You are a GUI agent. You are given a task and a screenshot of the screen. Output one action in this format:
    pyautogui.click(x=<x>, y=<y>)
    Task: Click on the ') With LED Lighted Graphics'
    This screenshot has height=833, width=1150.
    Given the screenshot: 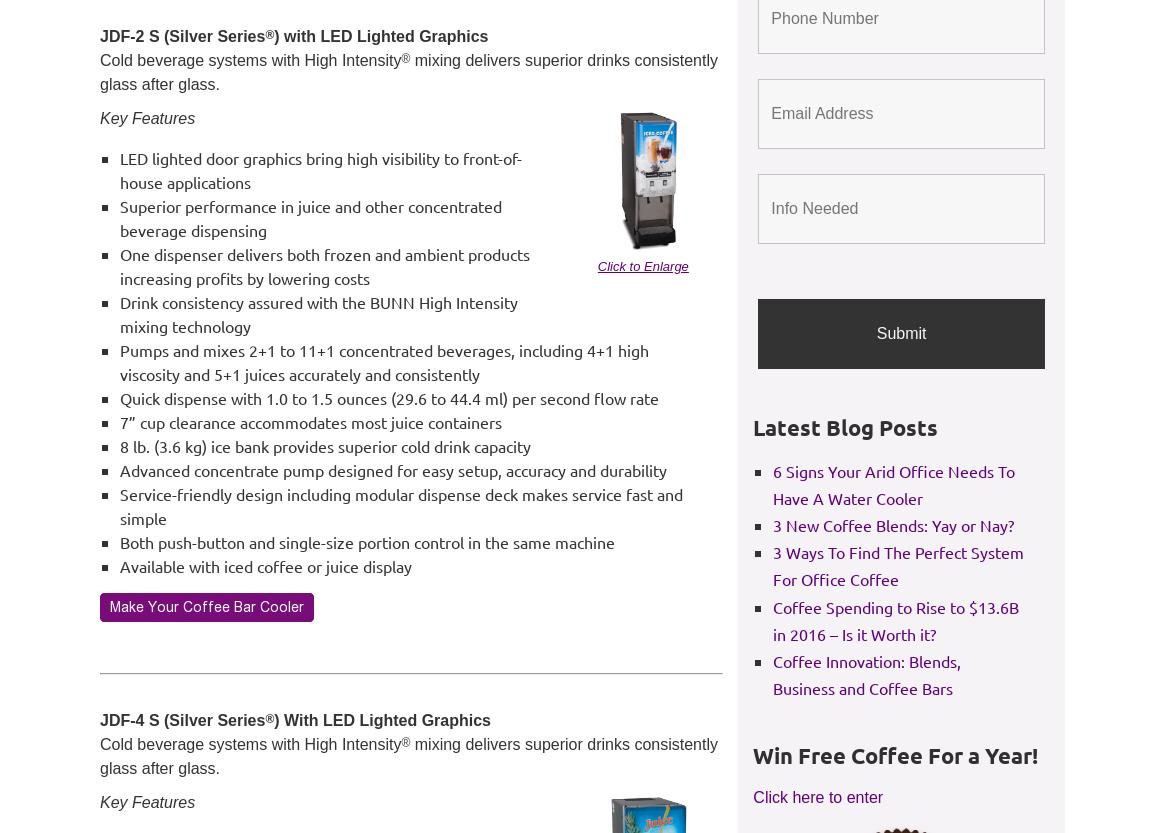 What is the action you would take?
    pyautogui.click(x=382, y=720)
    